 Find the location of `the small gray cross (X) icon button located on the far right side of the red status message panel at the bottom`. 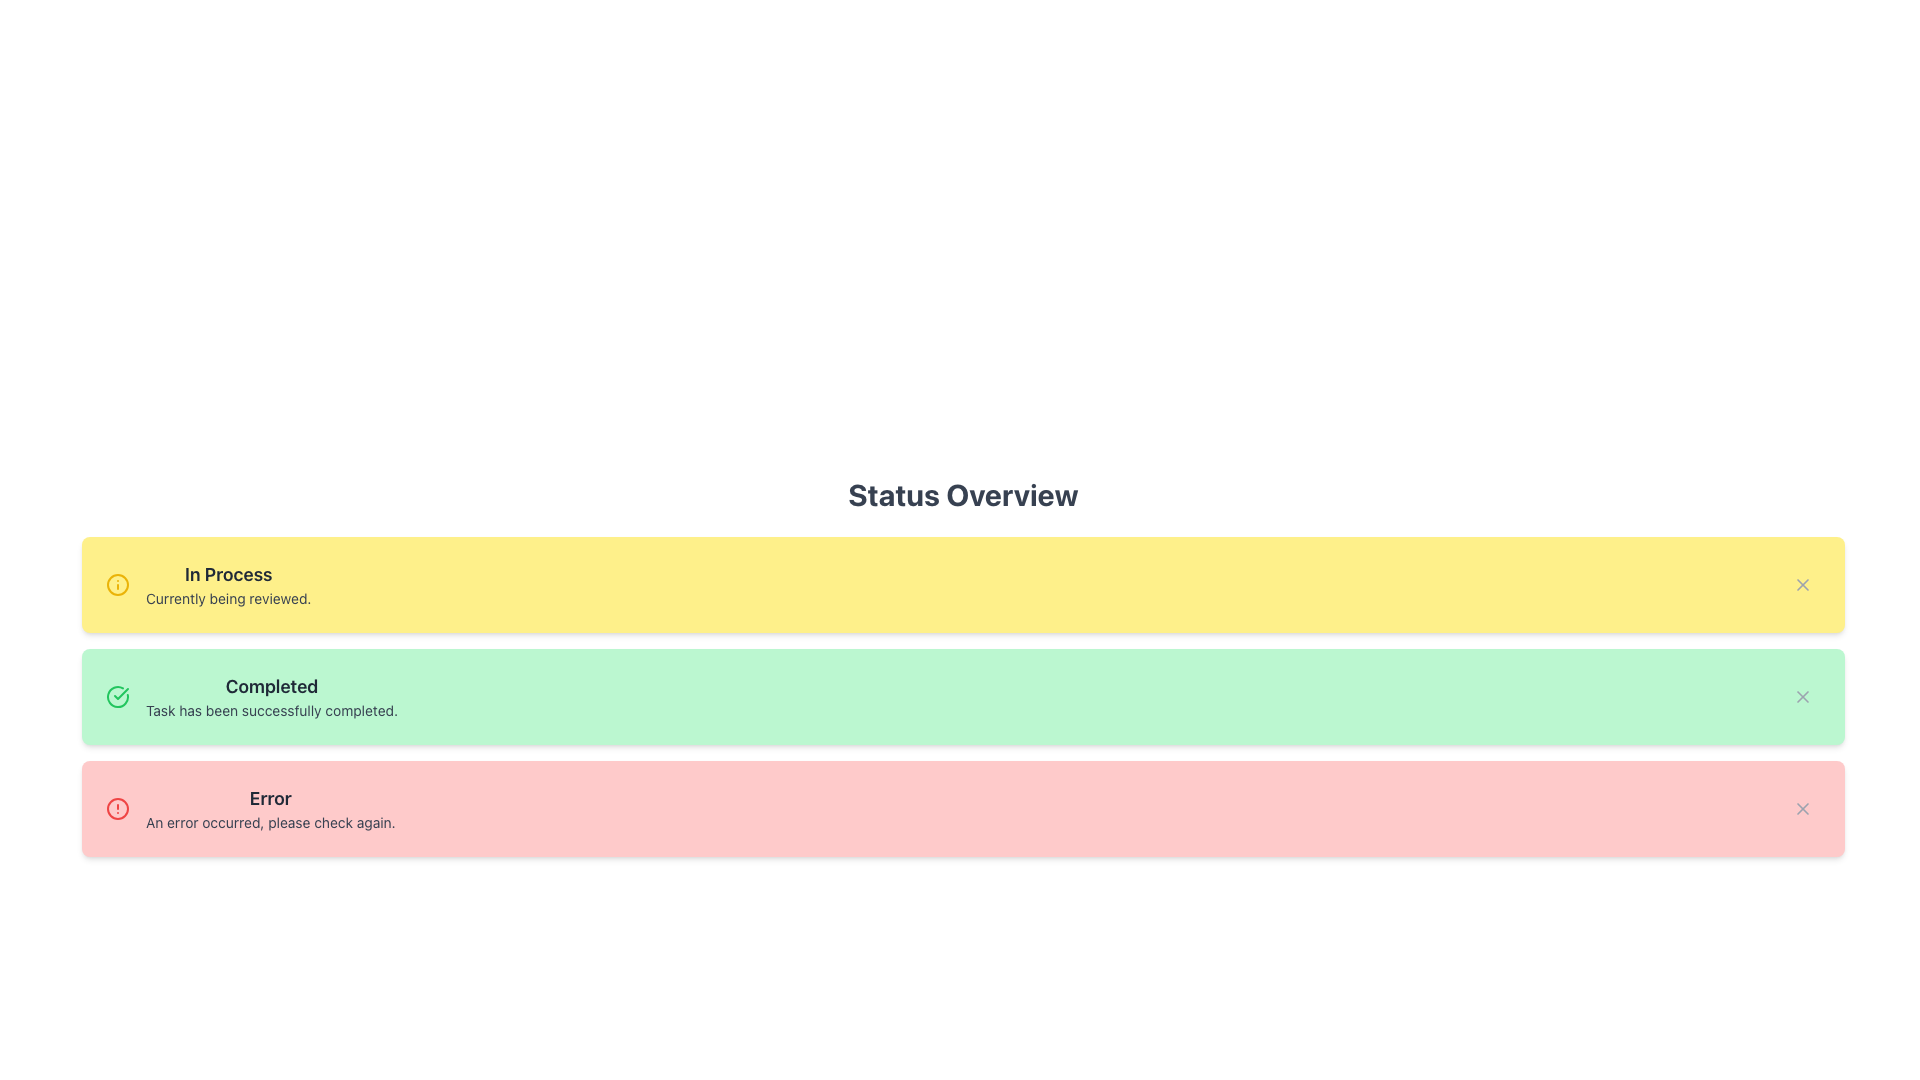

the small gray cross (X) icon button located on the far right side of the red status message panel at the bottom is located at coordinates (1803, 808).